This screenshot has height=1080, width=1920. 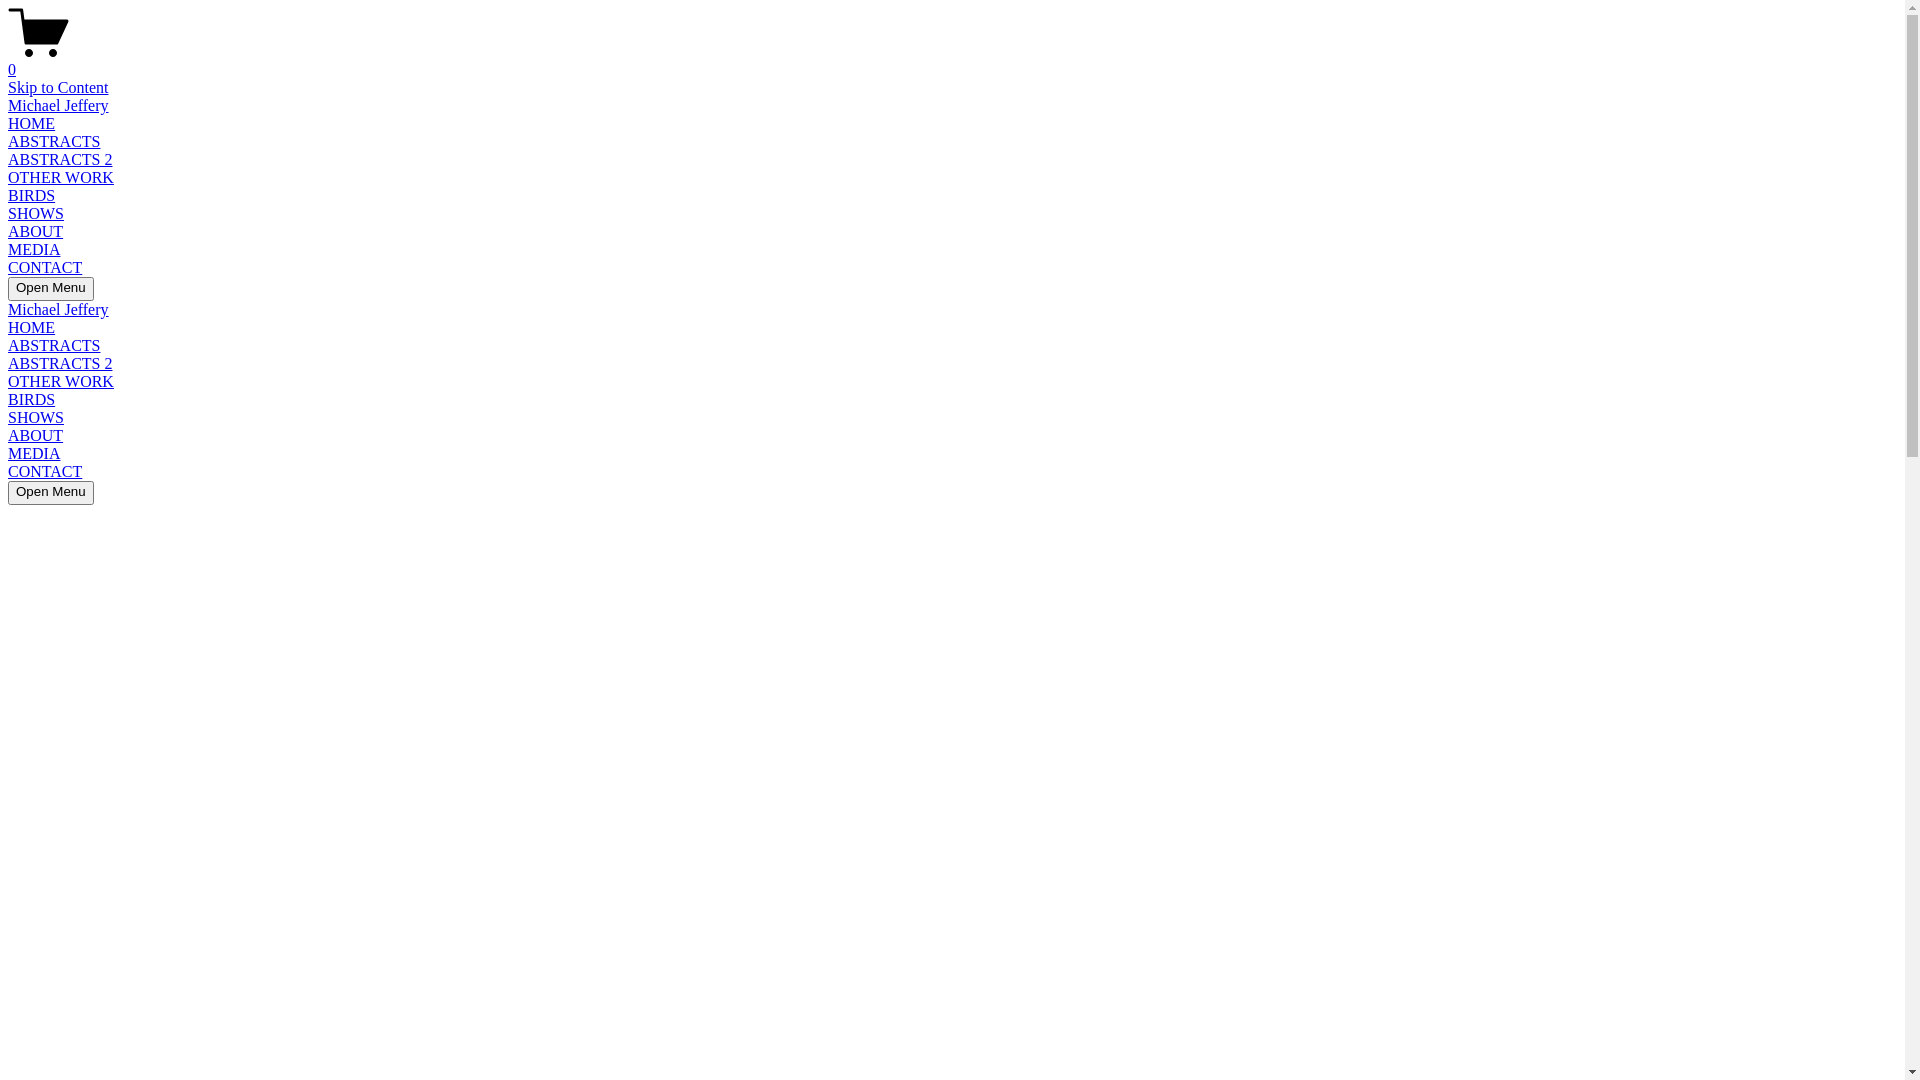 I want to click on 'Skip to Content', so click(x=57, y=86).